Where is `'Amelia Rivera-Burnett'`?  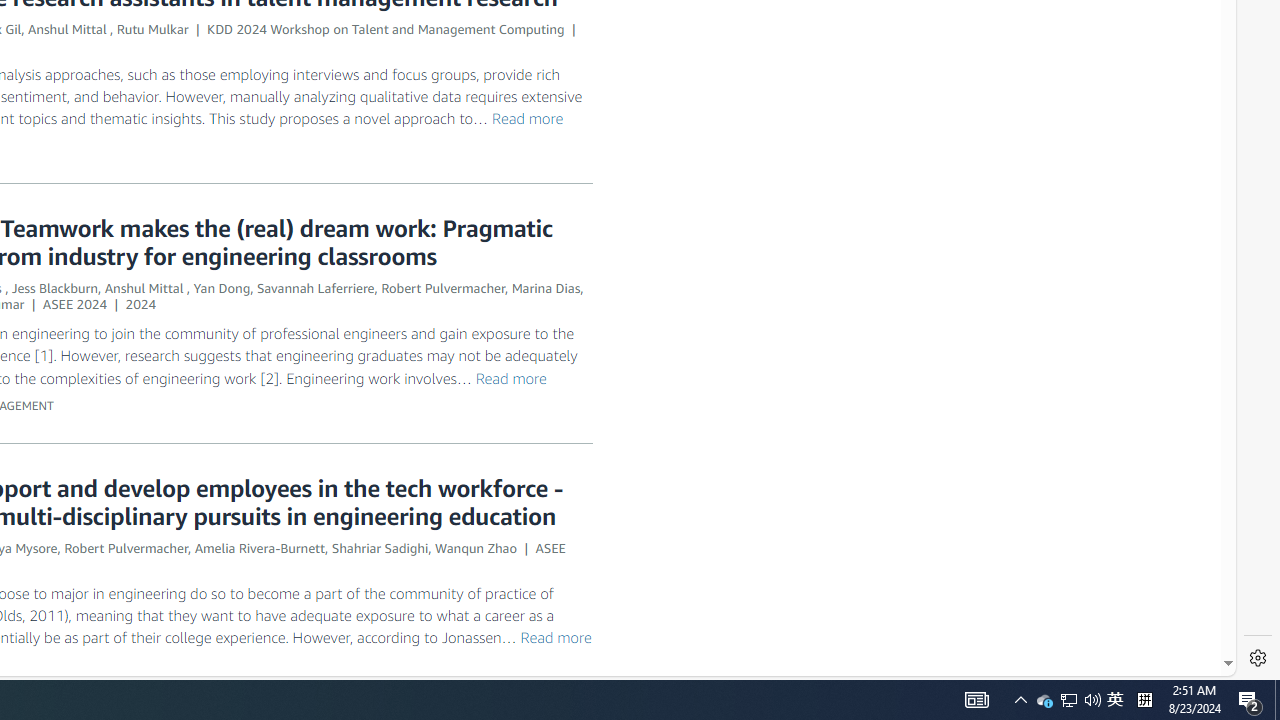
'Amelia Rivera-Burnett' is located at coordinates (259, 547).